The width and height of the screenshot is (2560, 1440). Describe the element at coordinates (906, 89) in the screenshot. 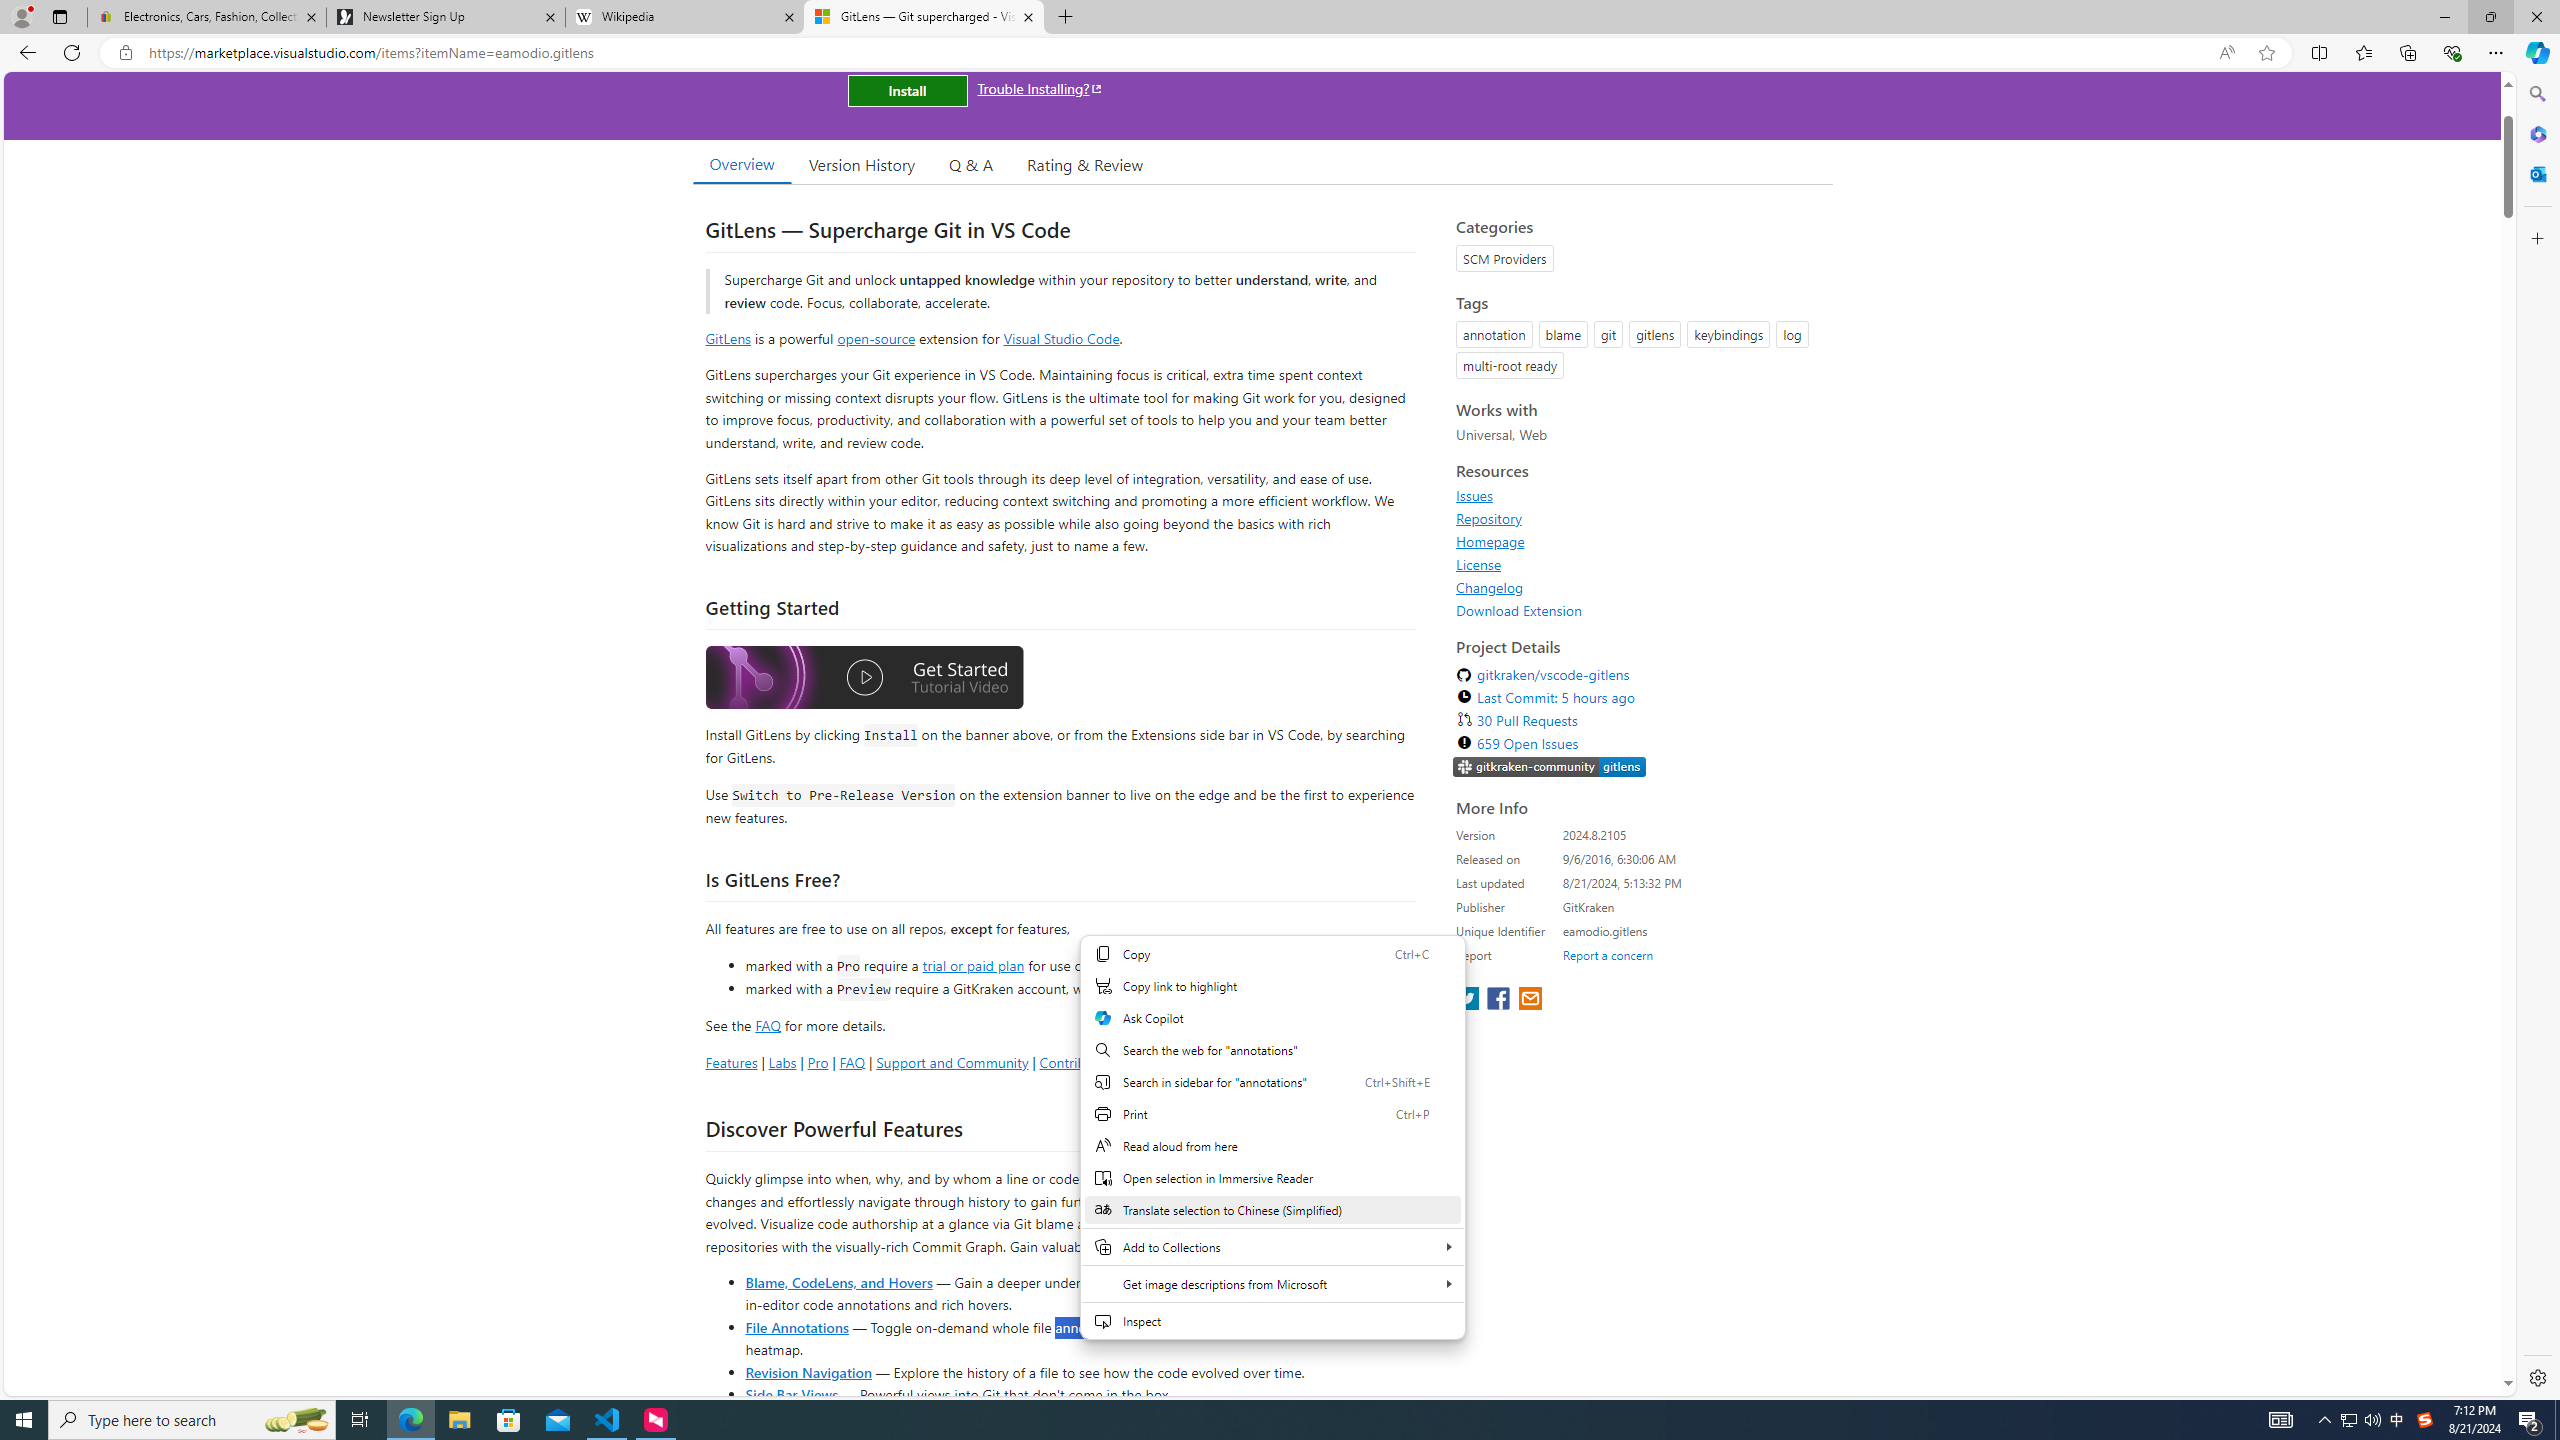

I see `'Install'` at that location.